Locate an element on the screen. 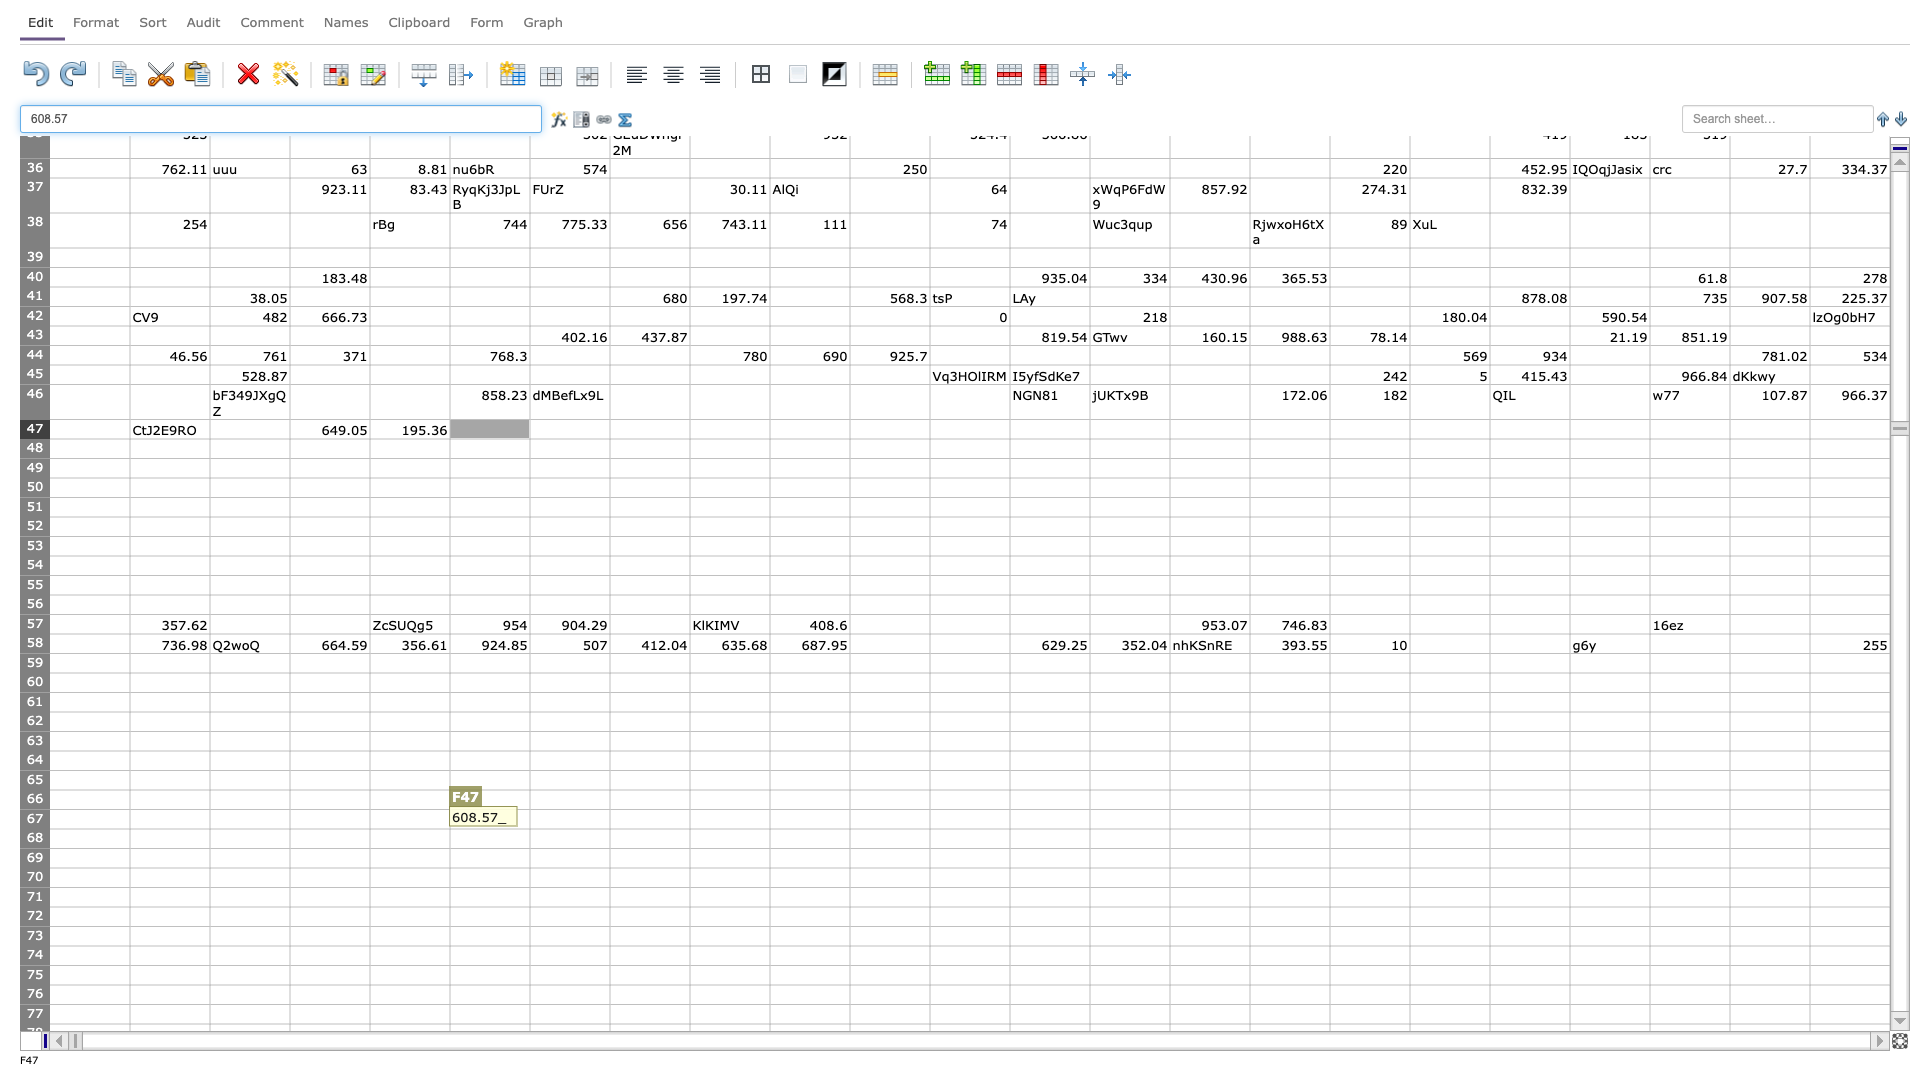 The height and width of the screenshot is (1080, 1920). Bottom right corner of cell I-67 is located at coordinates (768, 829).